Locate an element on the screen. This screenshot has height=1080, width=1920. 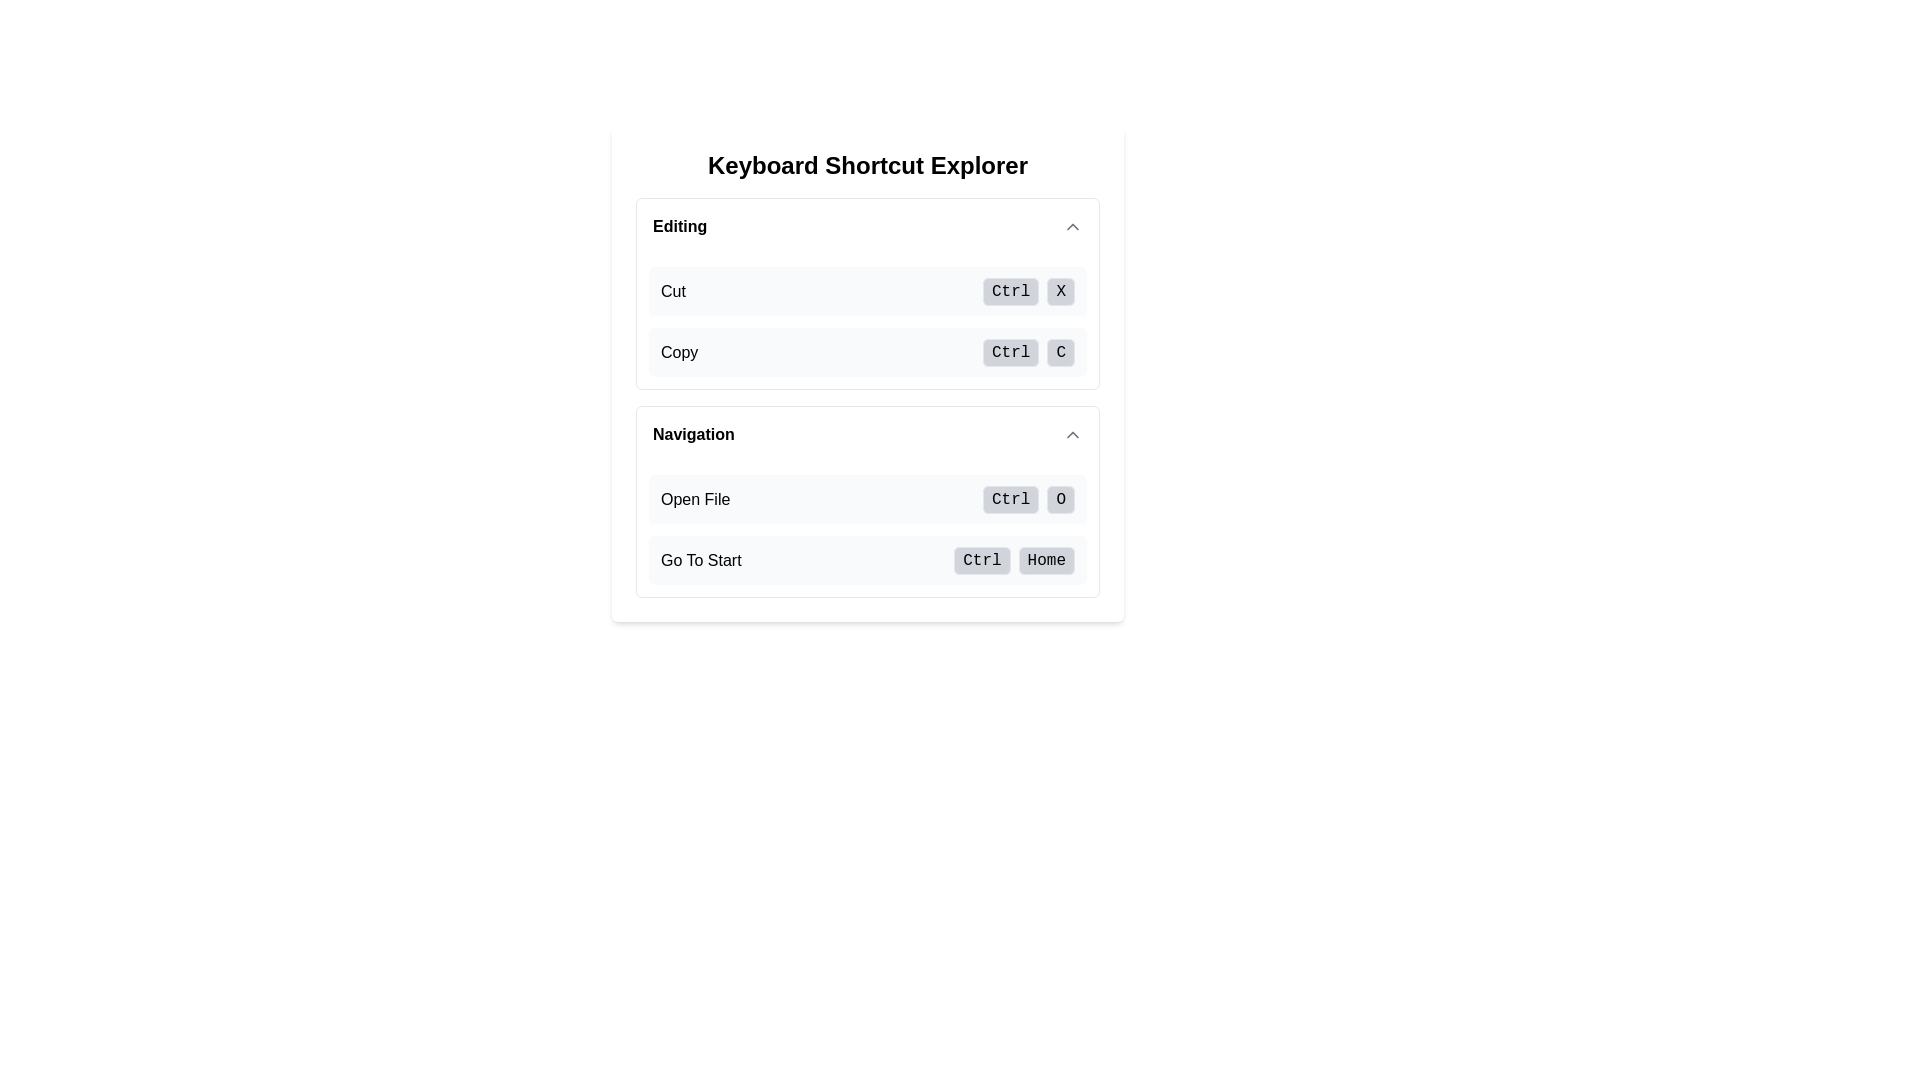
the children elements of the Panel providing keyboard shortcuts for cut and copy operations, located within the 'Keyboard Shortcut Explorer' card, above the 'Navigation' section is located at coordinates (868, 293).